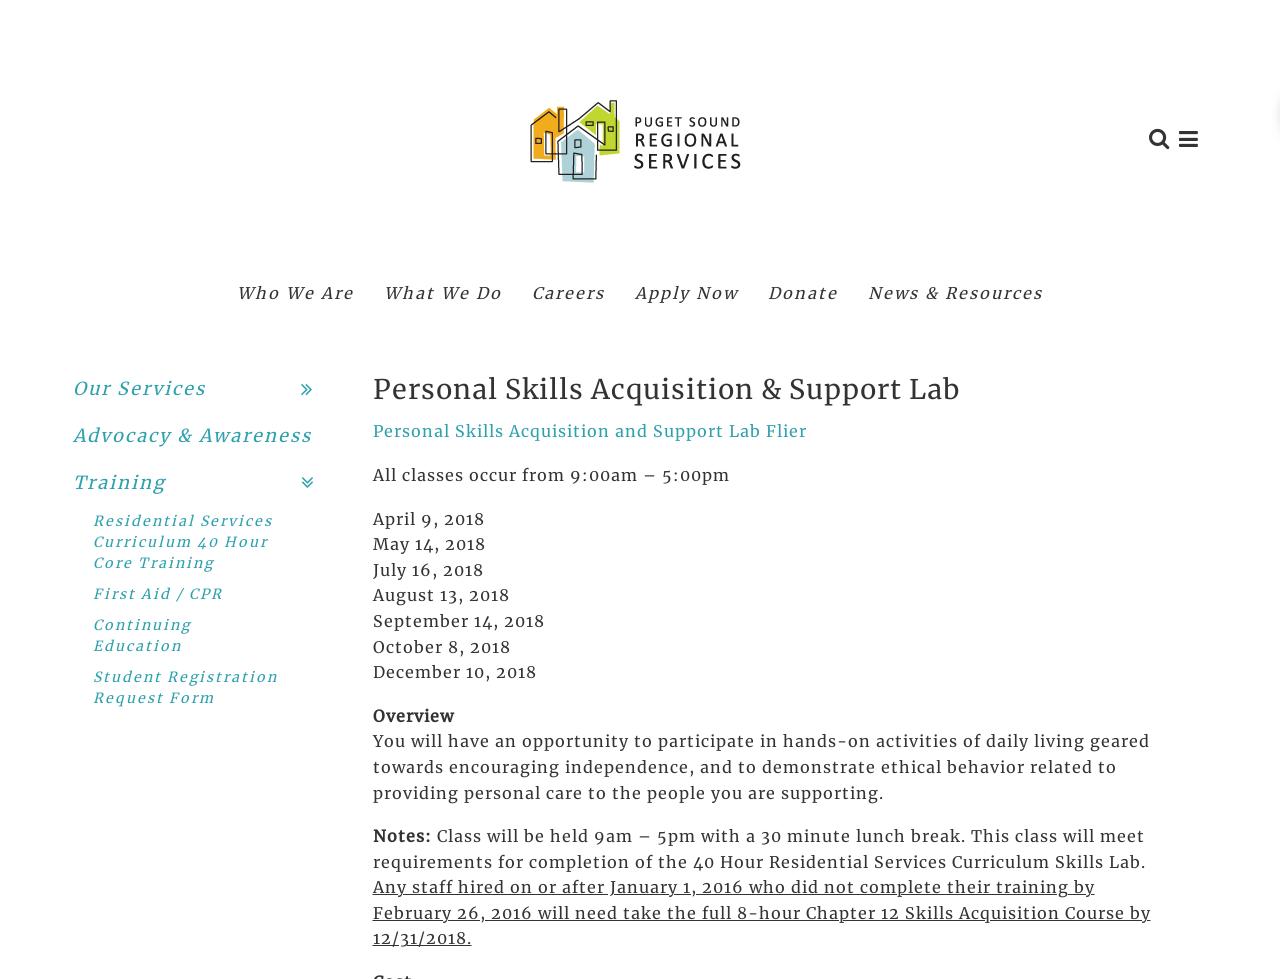 Image resolution: width=1280 pixels, height=979 pixels. Describe the element at coordinates (371, 619) in the screenshot. I see `'September 14, 2018'` at that location.